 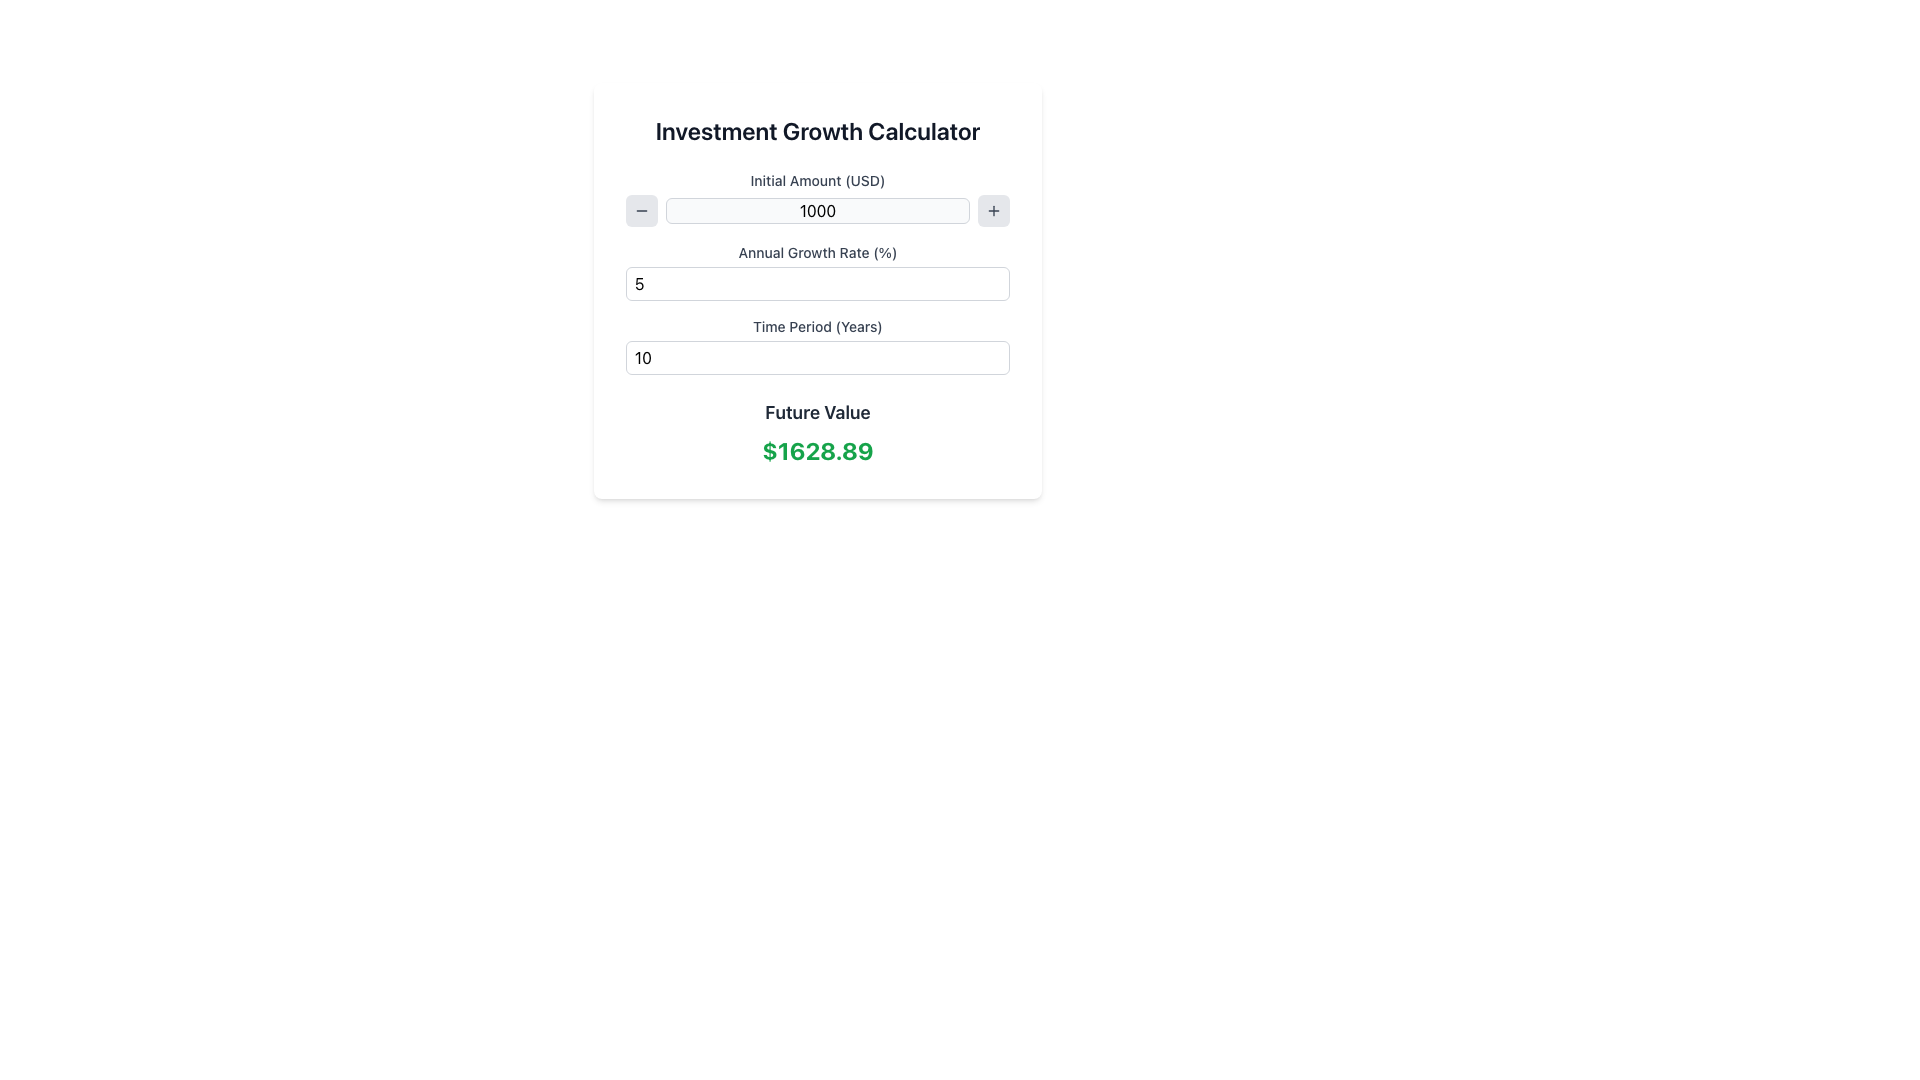 I want to click on the small, rounded square gray button with a minus sign symbol on the left side of the input field displaying '1000' to decrease the value, so click(x=642, y=211).